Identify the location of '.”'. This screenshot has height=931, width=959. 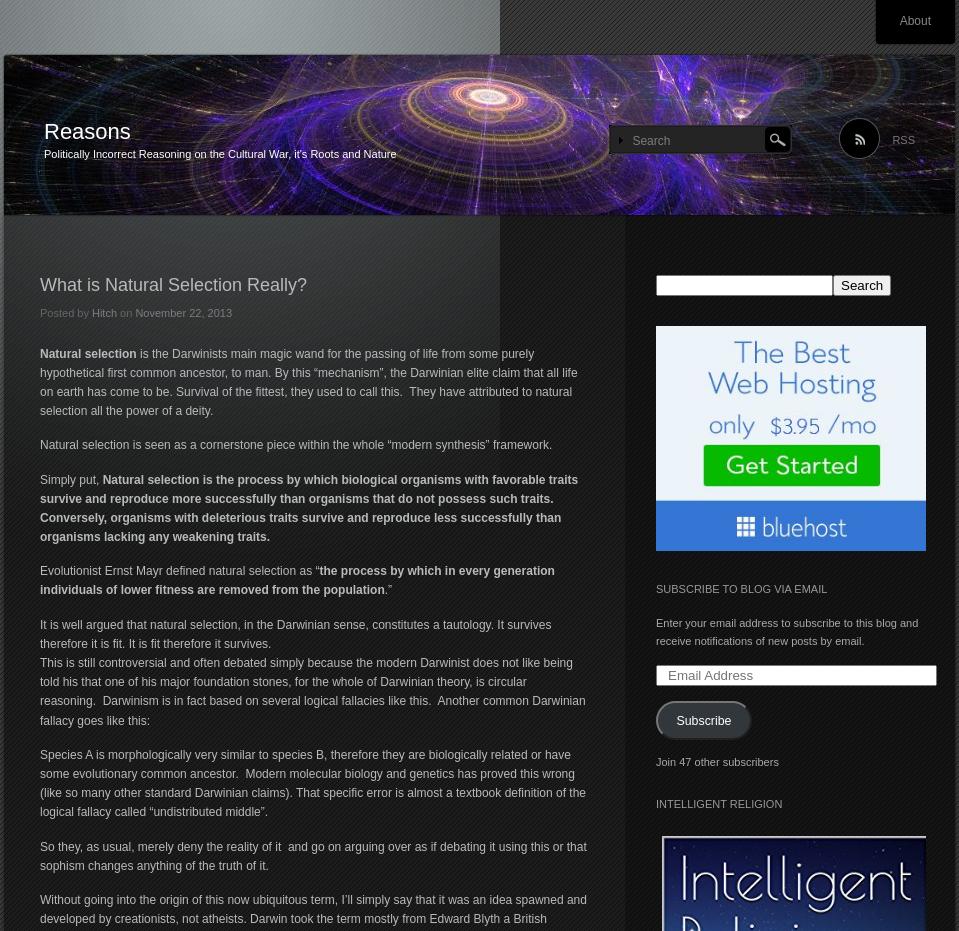
(388, 588).